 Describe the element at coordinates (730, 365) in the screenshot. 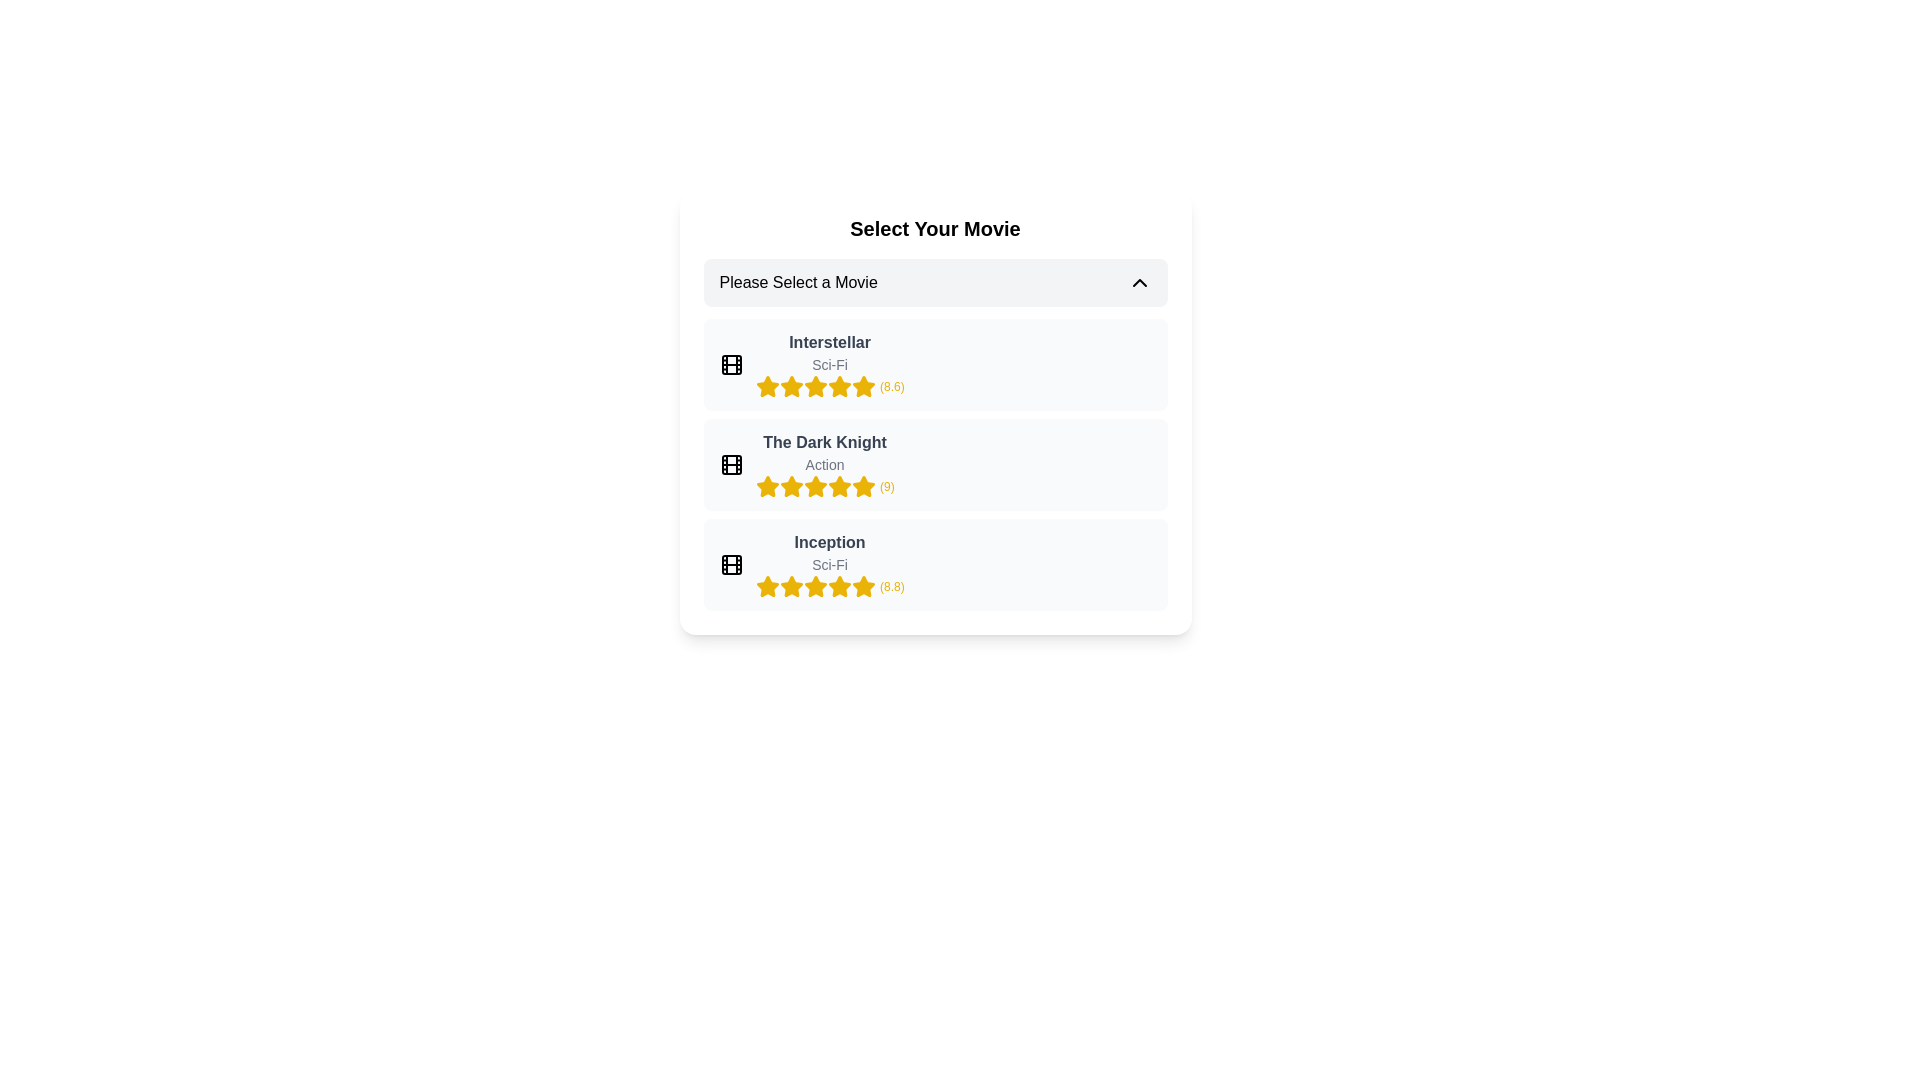

I see `the film reel icon representing the movie 'Interstellar', which is located at the top left corner of the list item before the text component containing the movie name and genre` at that location.